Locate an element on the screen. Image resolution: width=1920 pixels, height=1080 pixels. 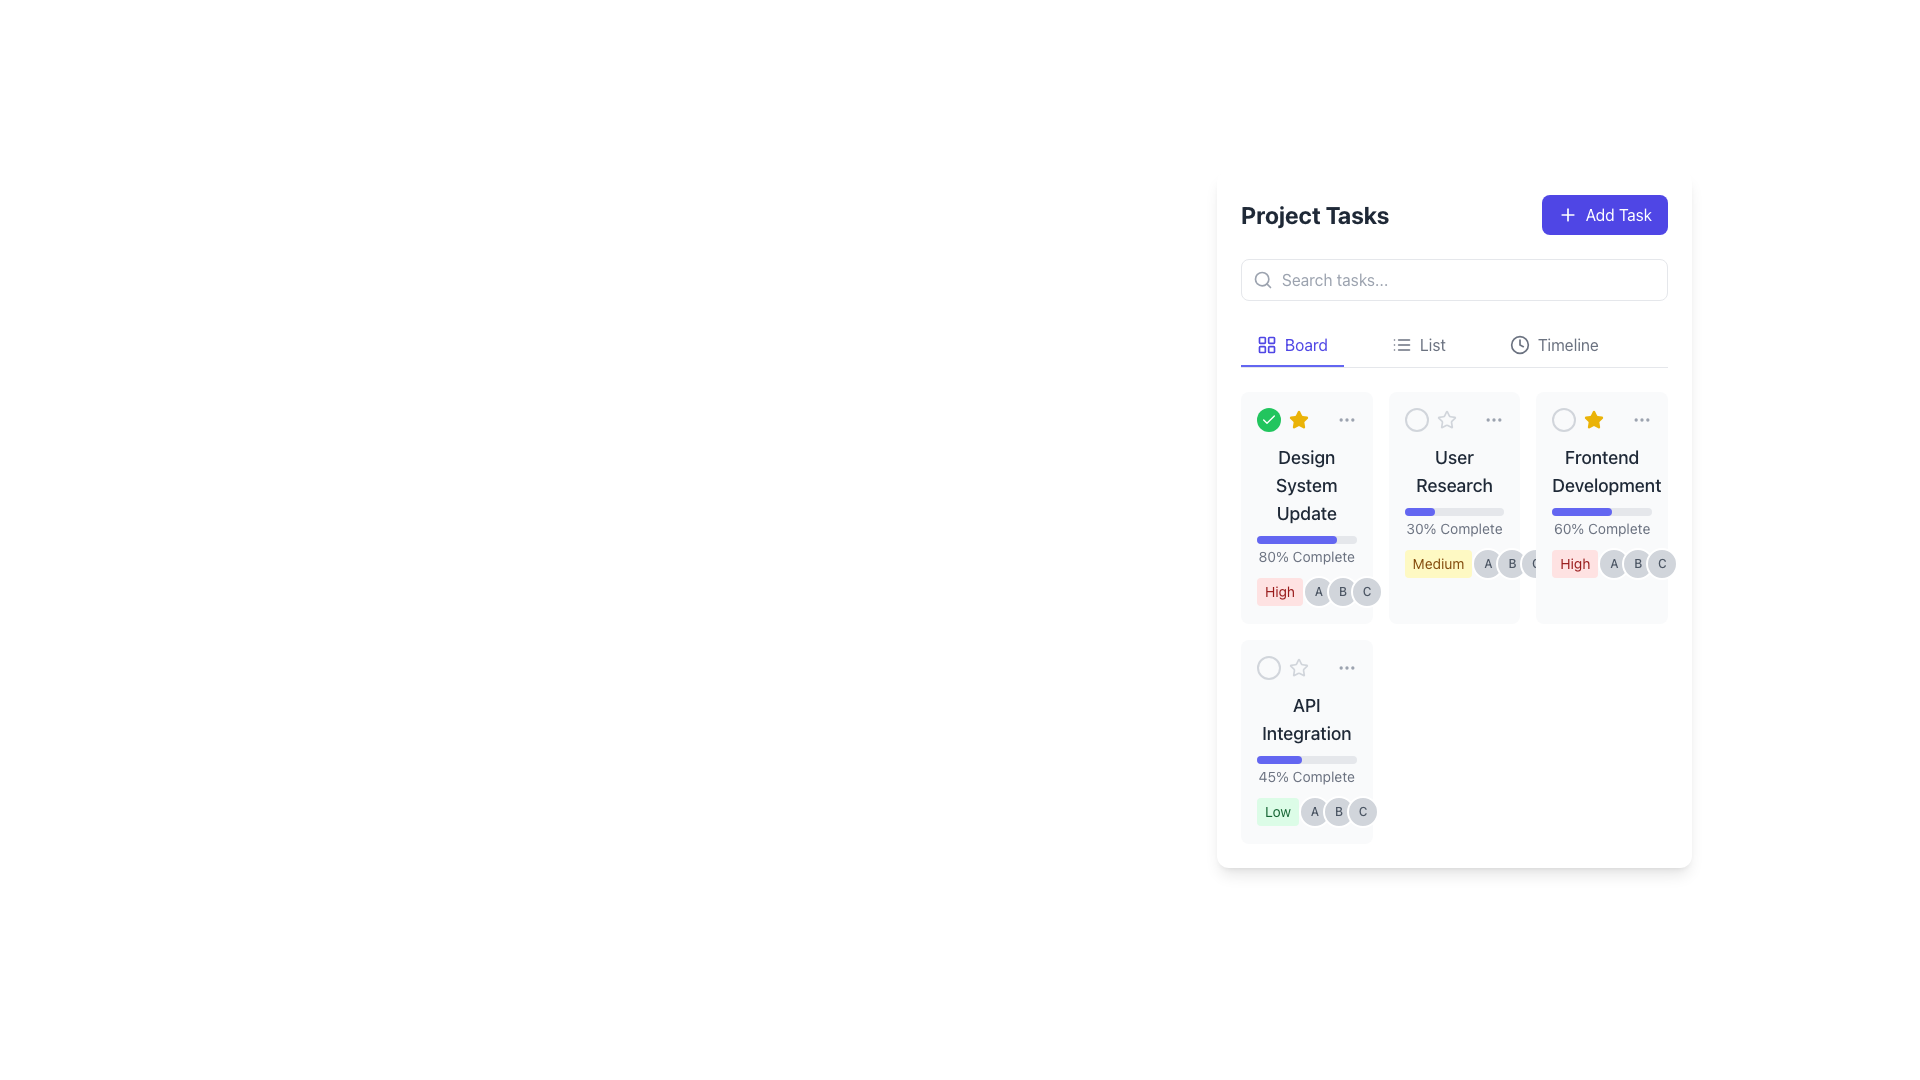
the list icon, which is characterized by three horizontal lines and is located to the left of the text 'List' in the sidebar menu is located at coordinates (1400, 343).